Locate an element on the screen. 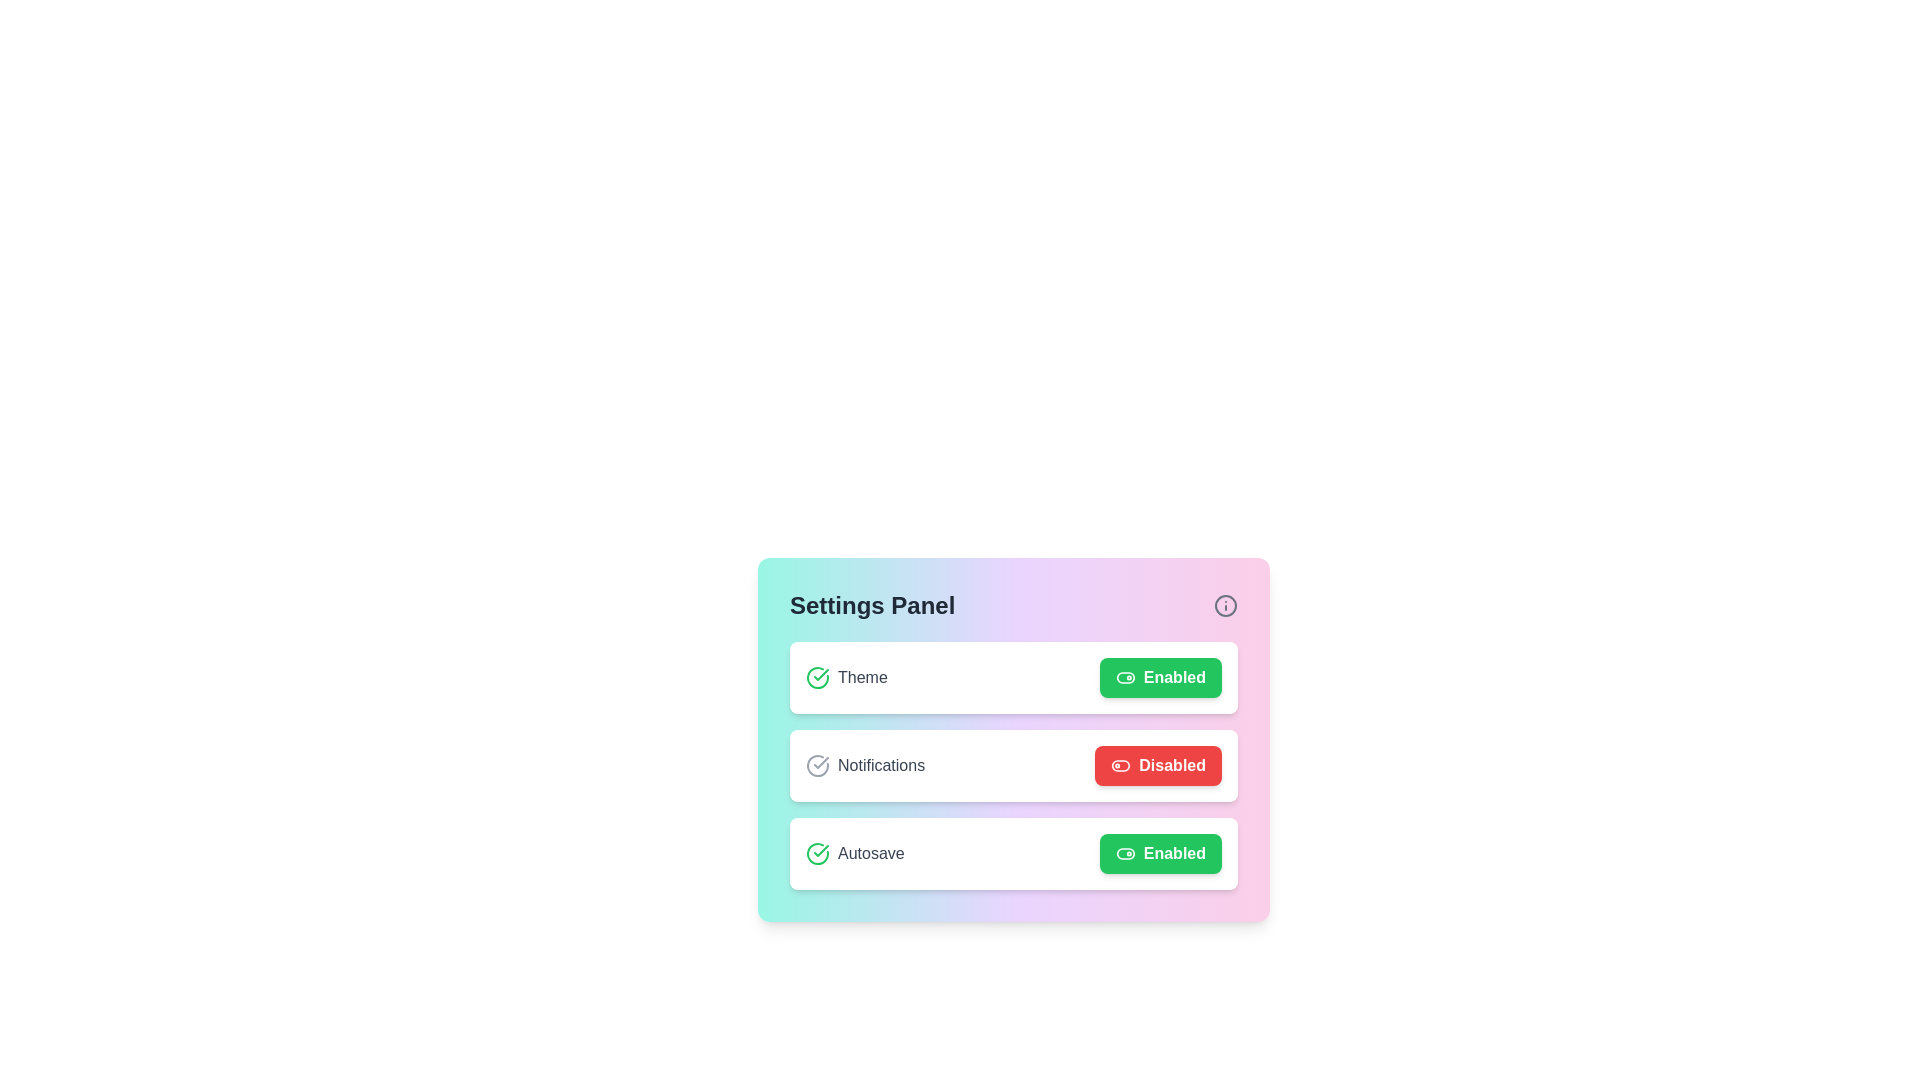  the setting item Notifications is located at coordinates (1013, 765).